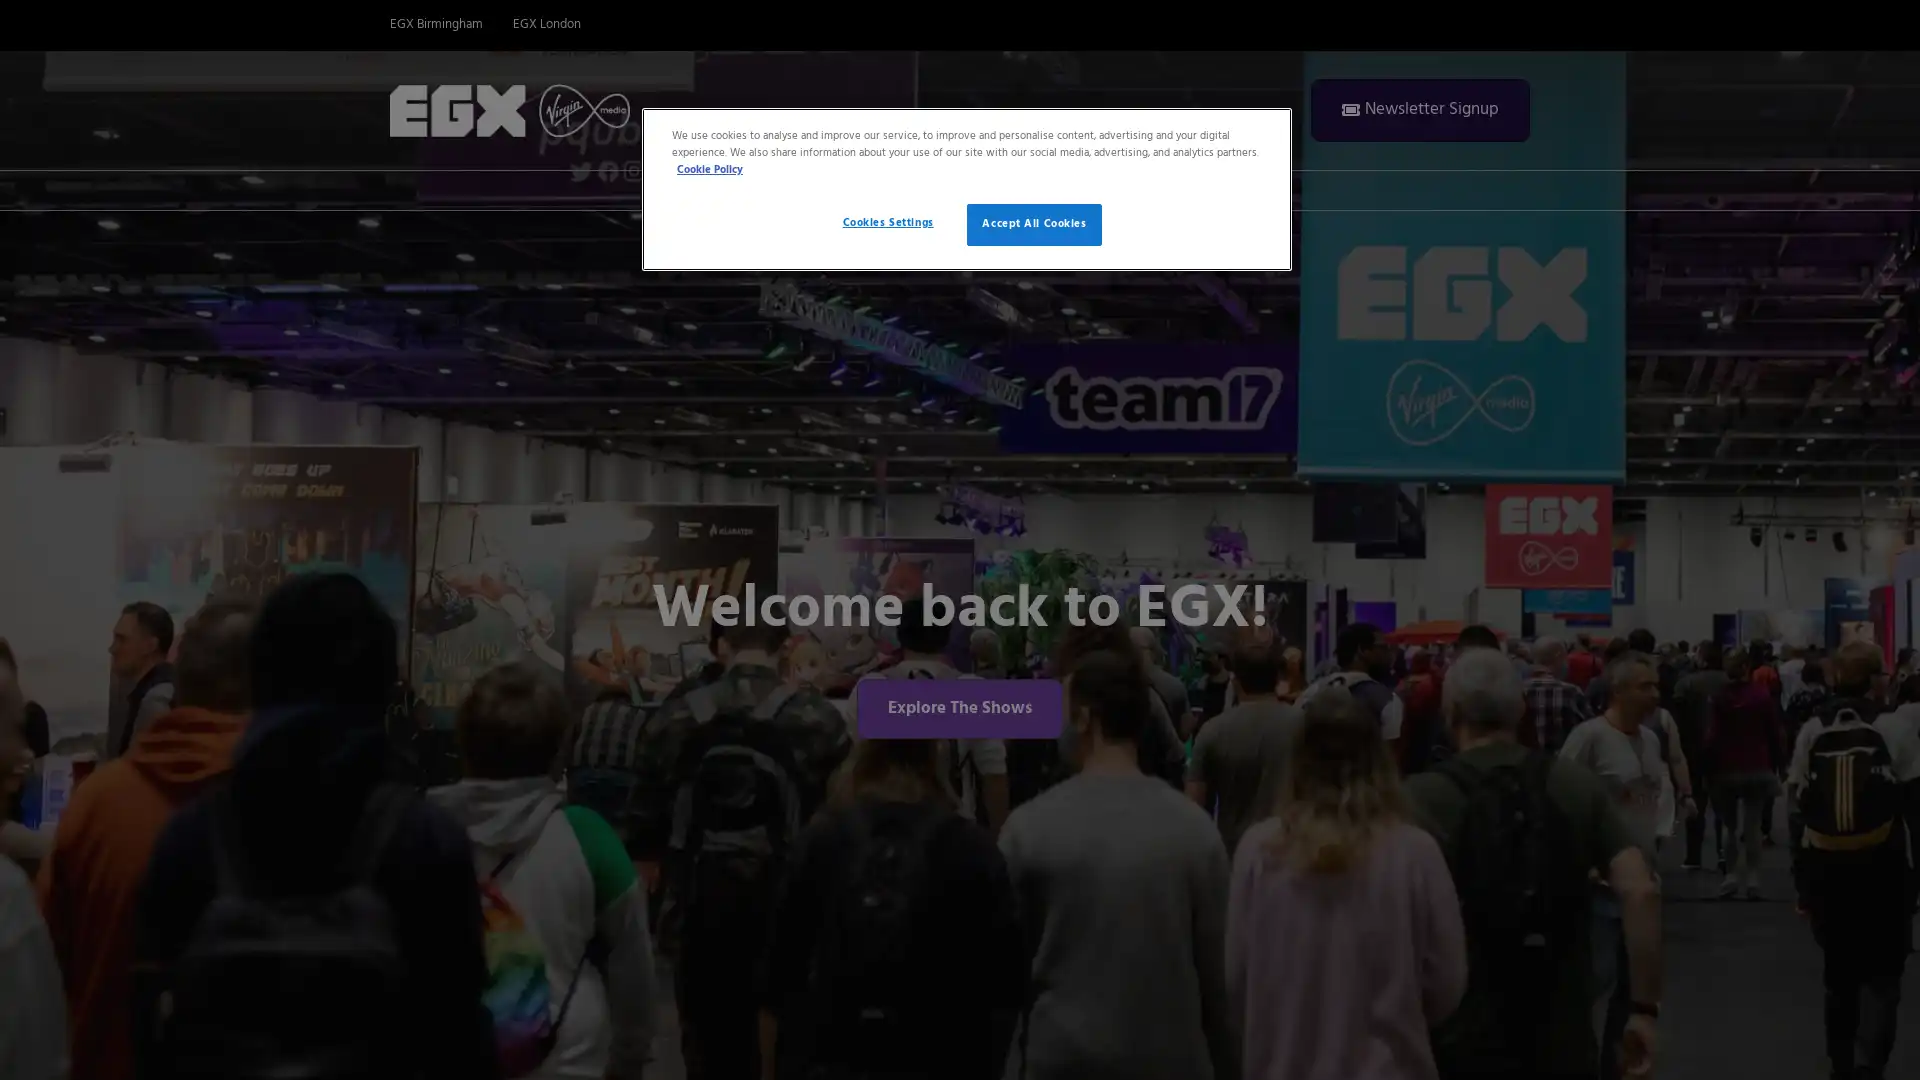 The height and width of the screenshot is (1080, 1920). I want to click on Accept All Cookies, so click(1034, 224).